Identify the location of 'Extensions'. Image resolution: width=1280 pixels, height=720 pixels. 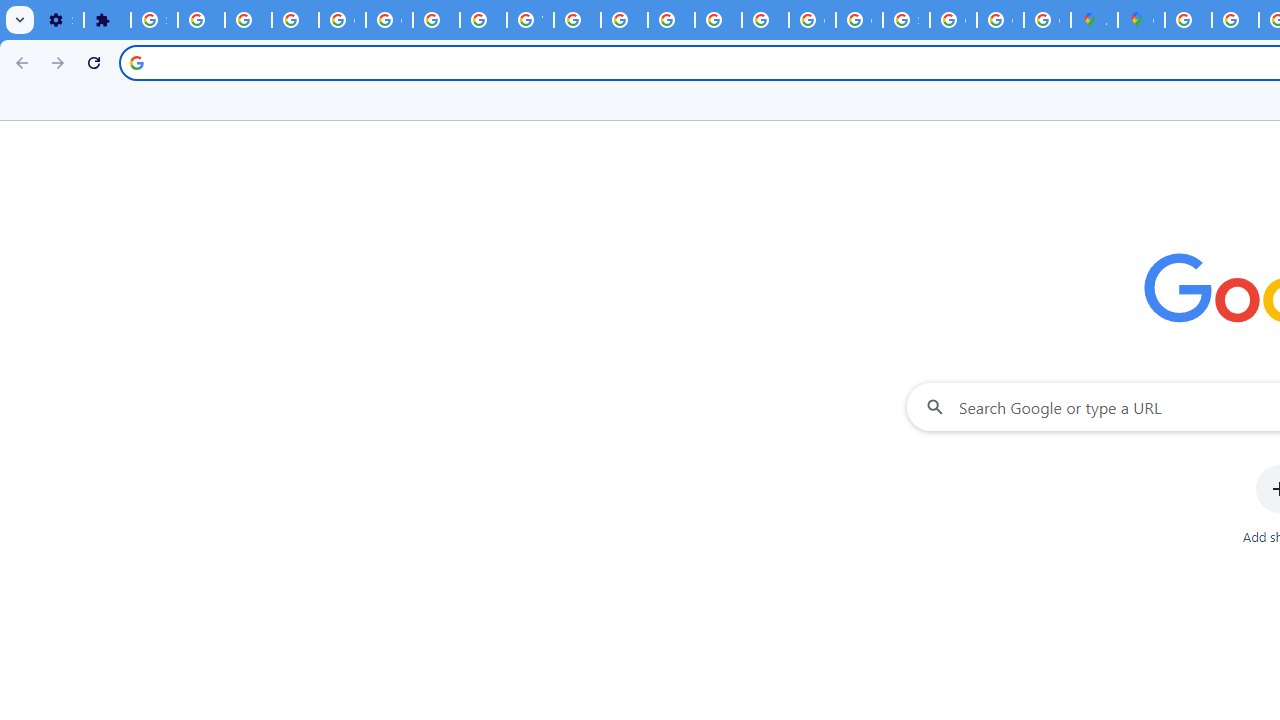
(106, 20).